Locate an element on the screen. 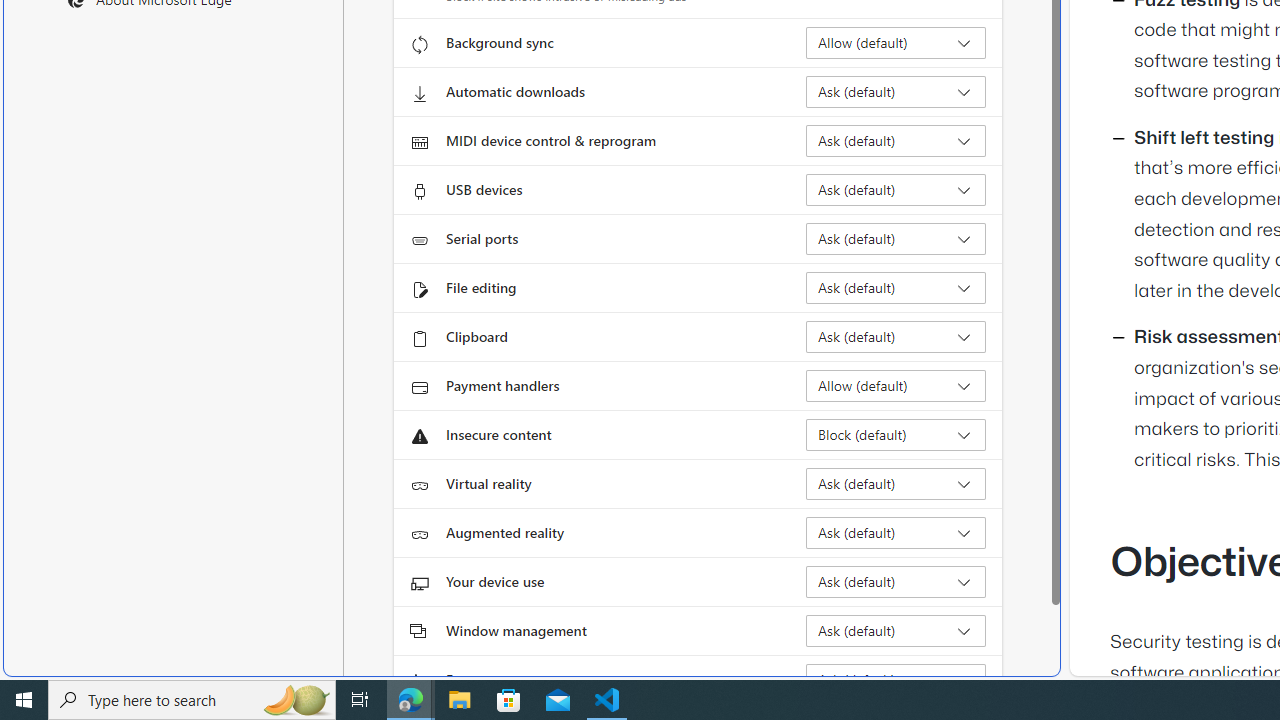 This screenshot has width=1280, height=720. 'USB devices Ask (default)' is located at coordinates (895, 190).